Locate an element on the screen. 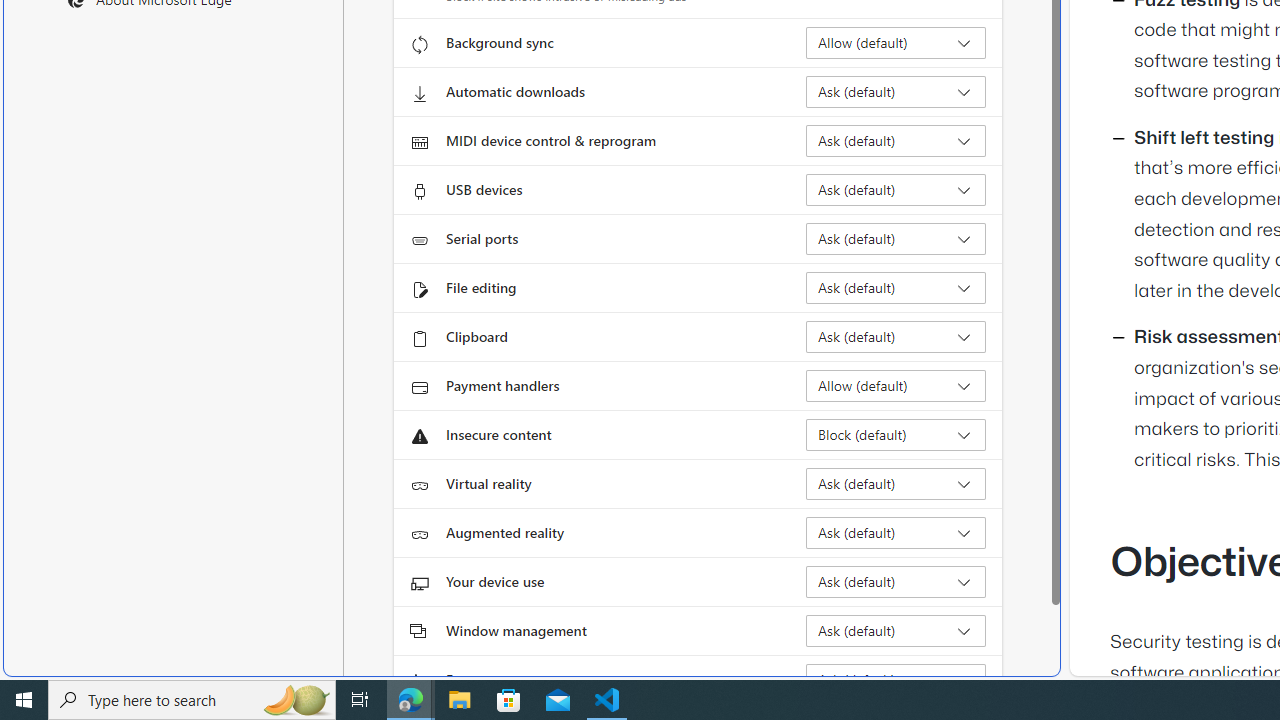 This screenshot has width=1280, height=720. 'USB devices Ask (default)' is located at coordinates (895, 190).